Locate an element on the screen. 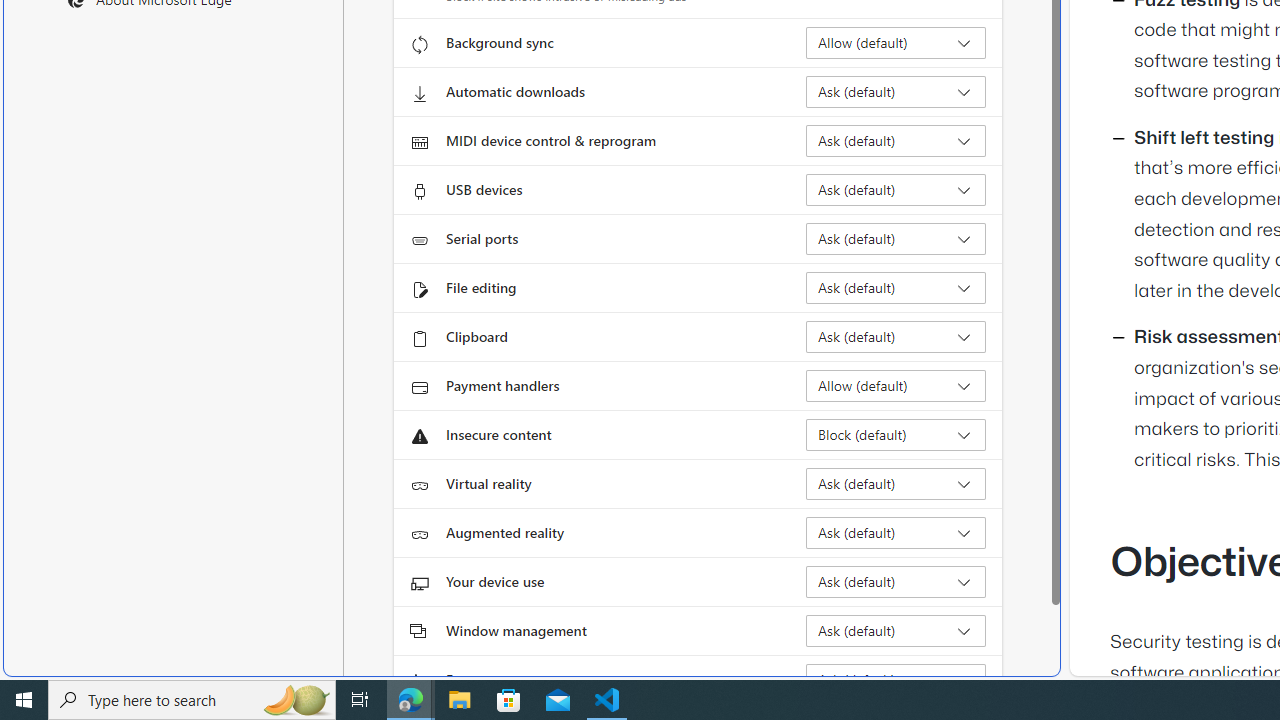 This screenshot has width=1280, height=720. 'USB devices Ask (default)' is located at coordinates (895, 190).